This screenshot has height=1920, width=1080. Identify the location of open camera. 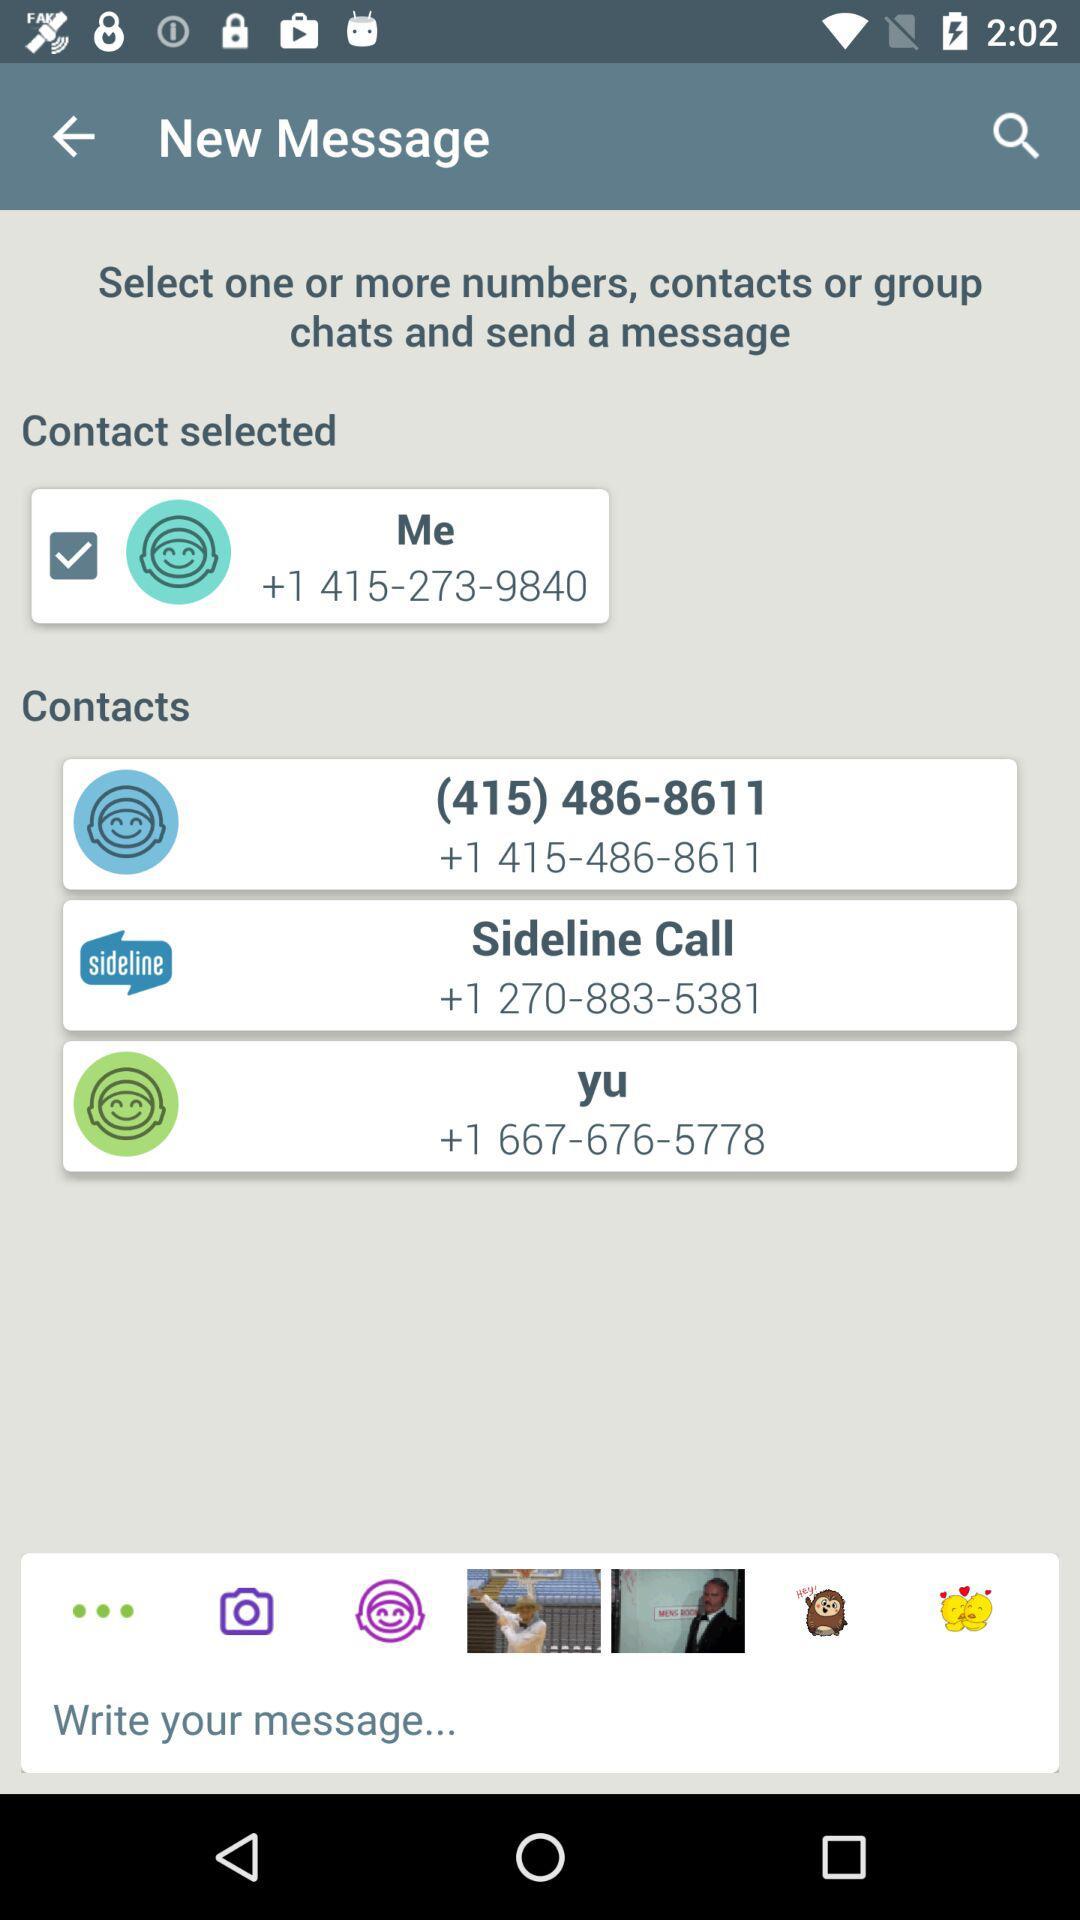
(245, 1611).